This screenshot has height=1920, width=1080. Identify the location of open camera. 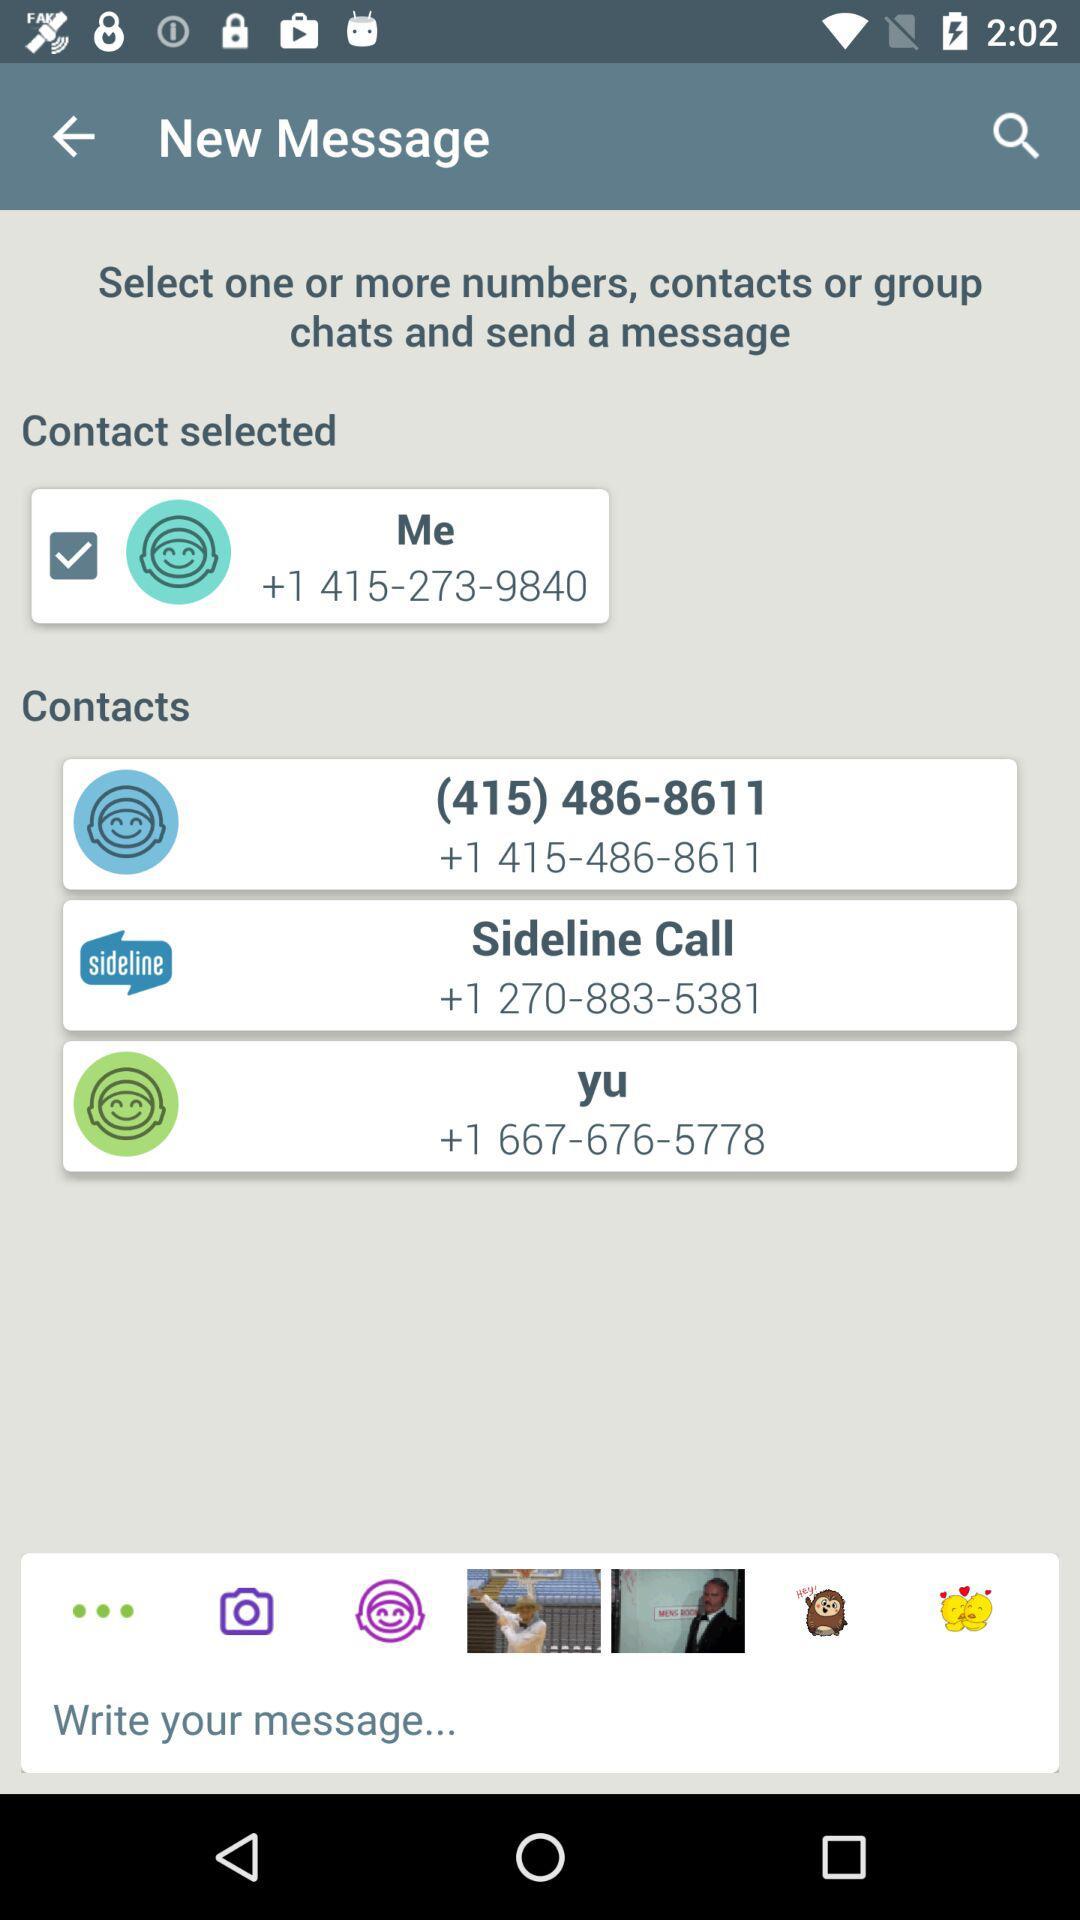
(245, 1611).